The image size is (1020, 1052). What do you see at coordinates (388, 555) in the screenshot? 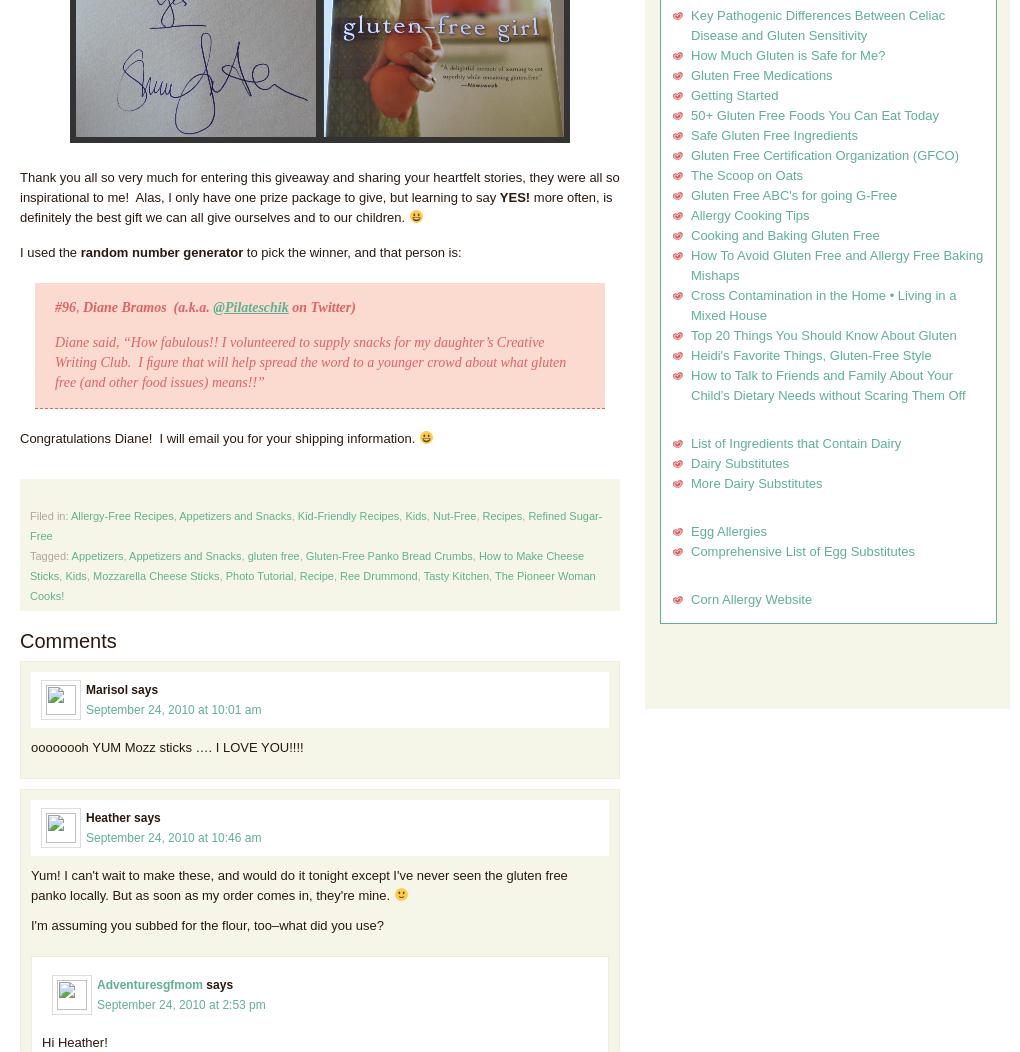
I see `'Gluten-Free Panko Bread Crumbs'` at bounding box center [388, 555].